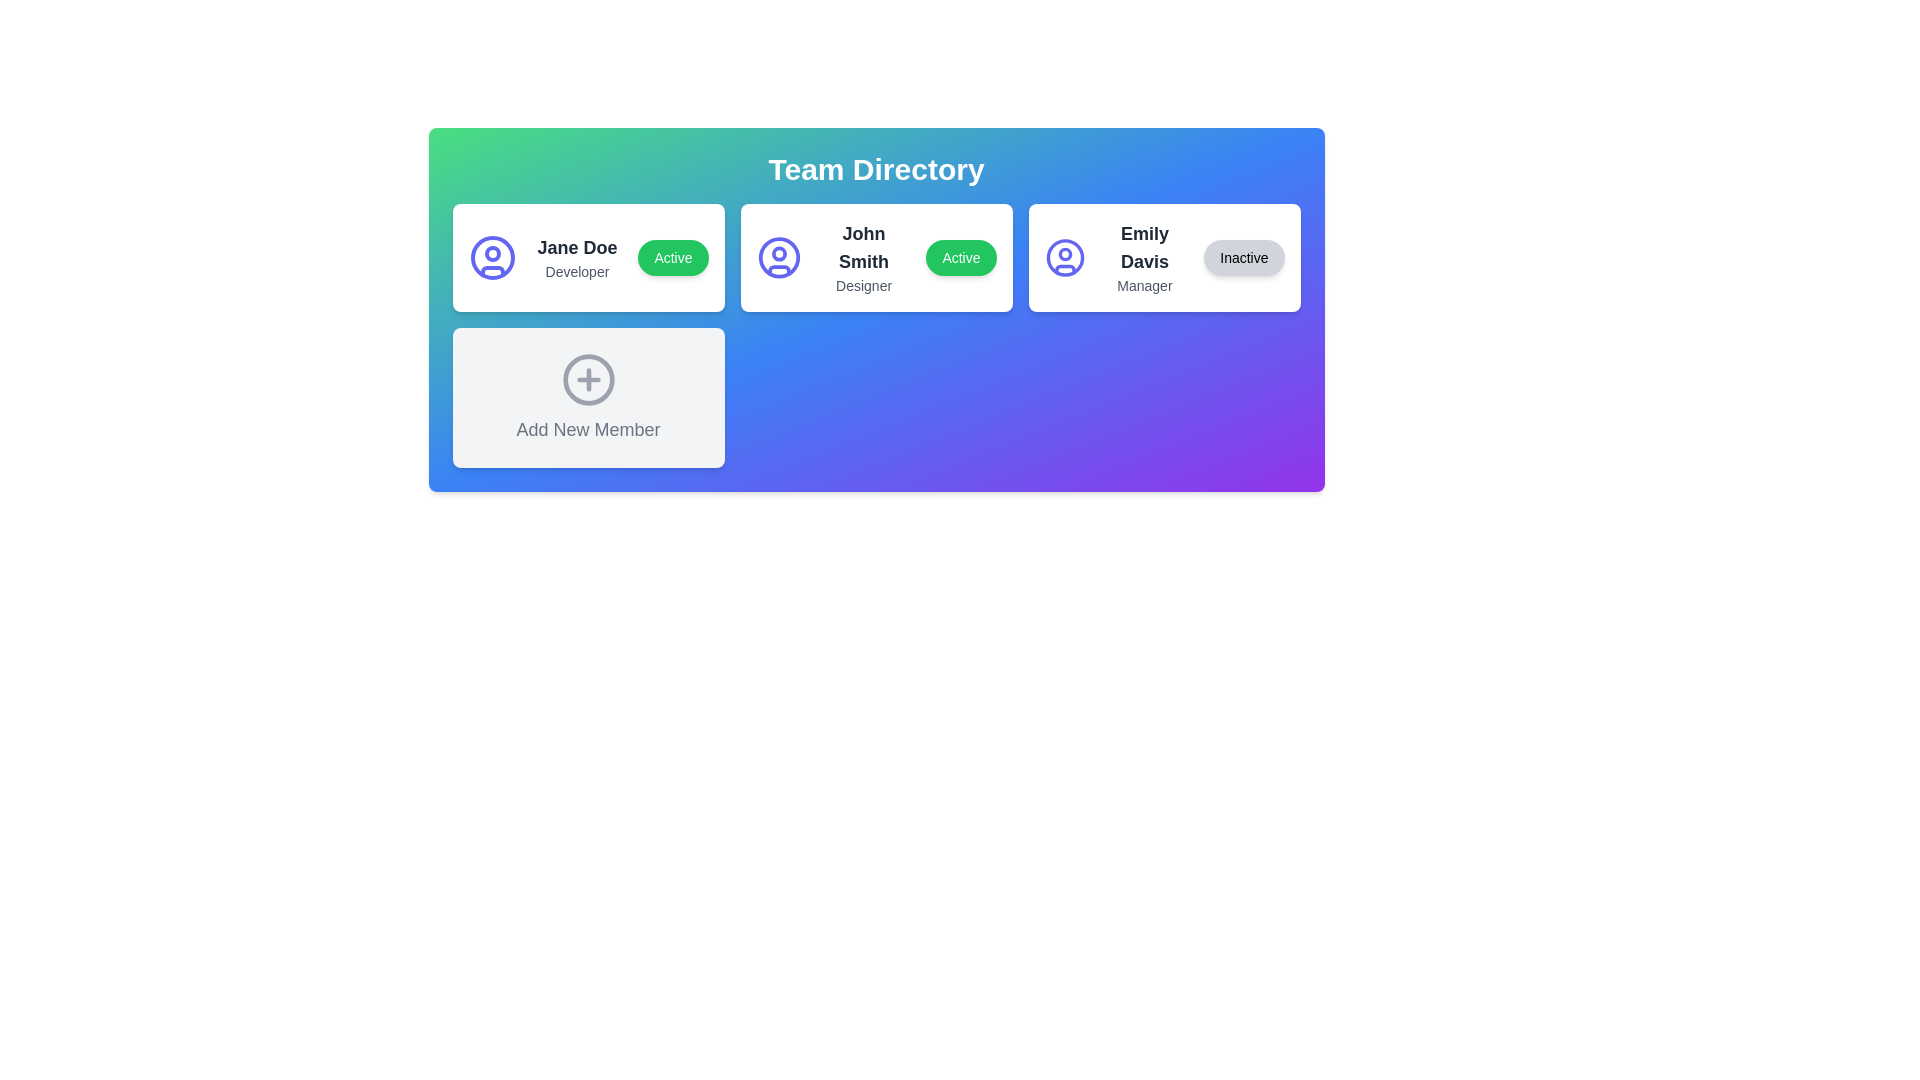 This screenshot has height=1080, width=1920. What do you see at coordinates (492, 257) in the screenshot?
I see `the user icon located at the far left of the card labeled 'Jane Doe Developer', which features a thin-line style in bold indigo shade` at bounding box center [492, 257].